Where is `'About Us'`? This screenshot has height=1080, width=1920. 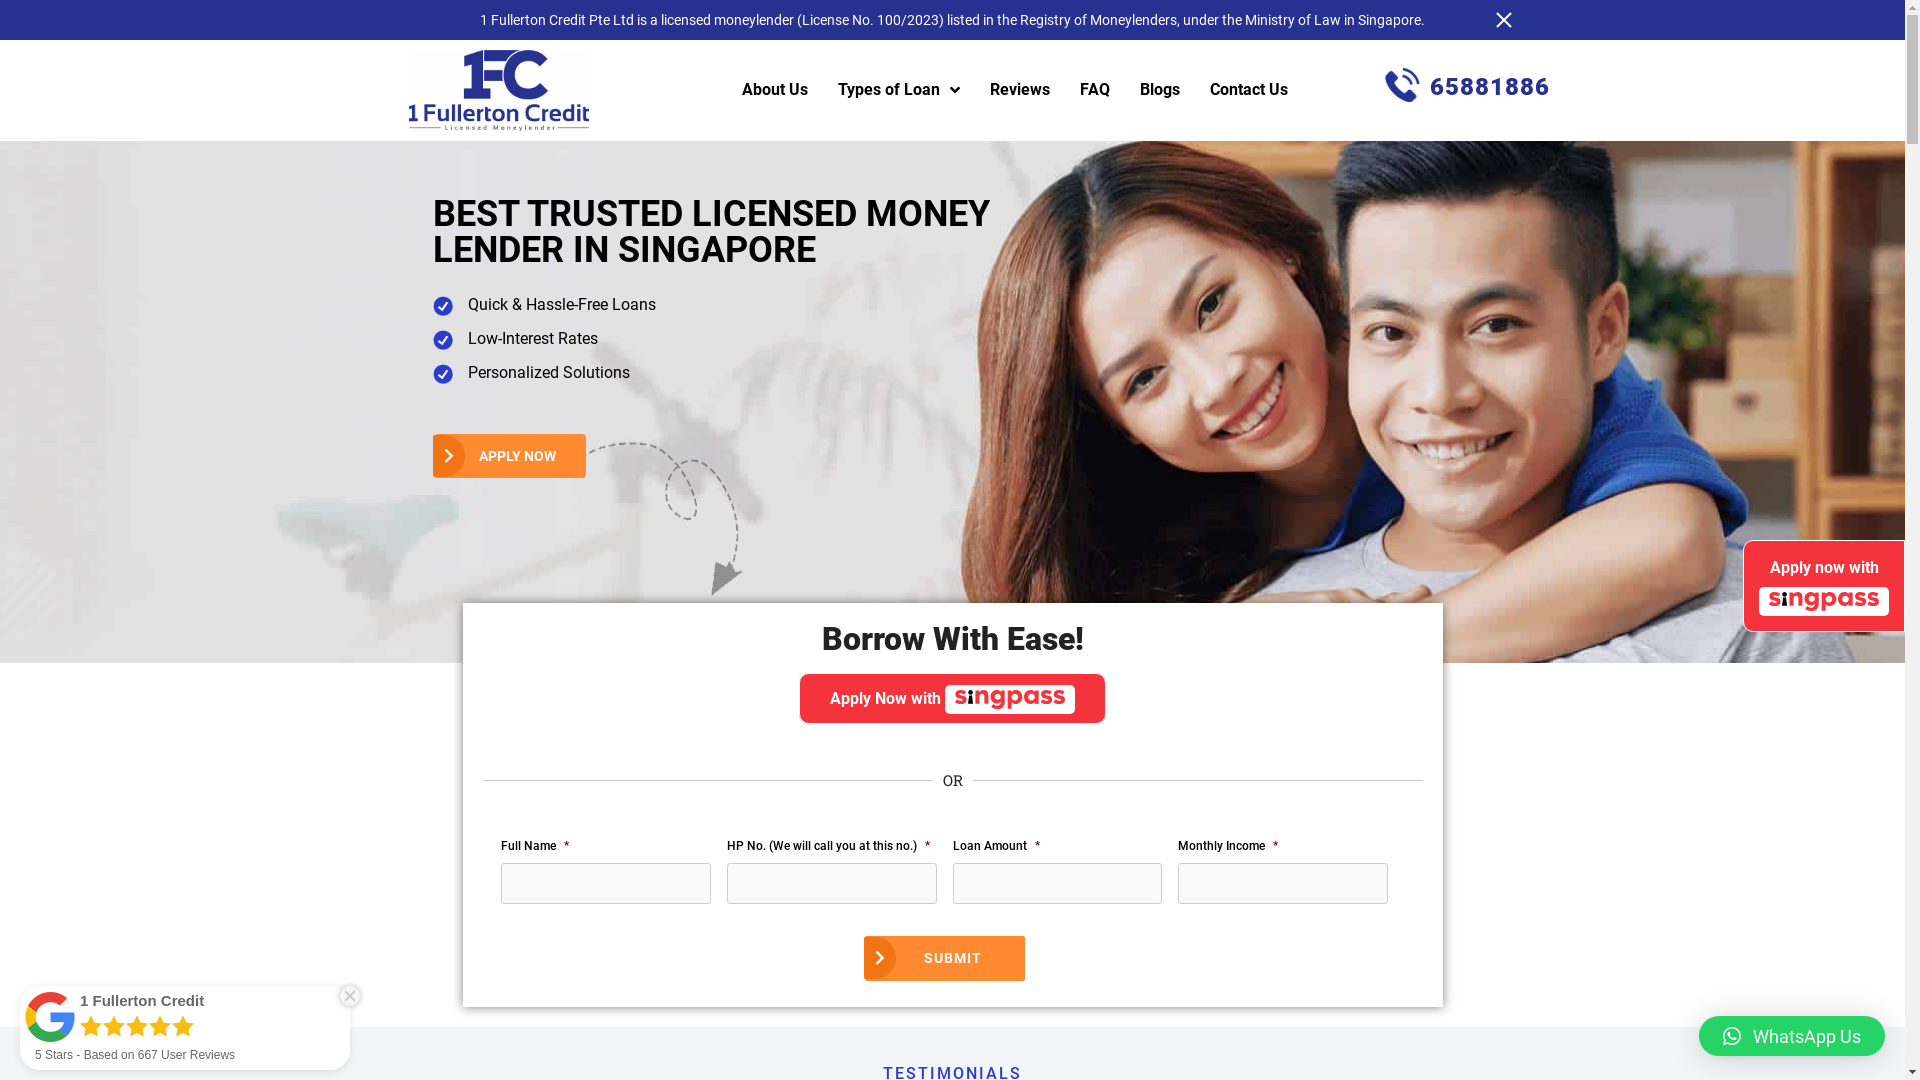 'About Us' is located at coordinates (773, 88).